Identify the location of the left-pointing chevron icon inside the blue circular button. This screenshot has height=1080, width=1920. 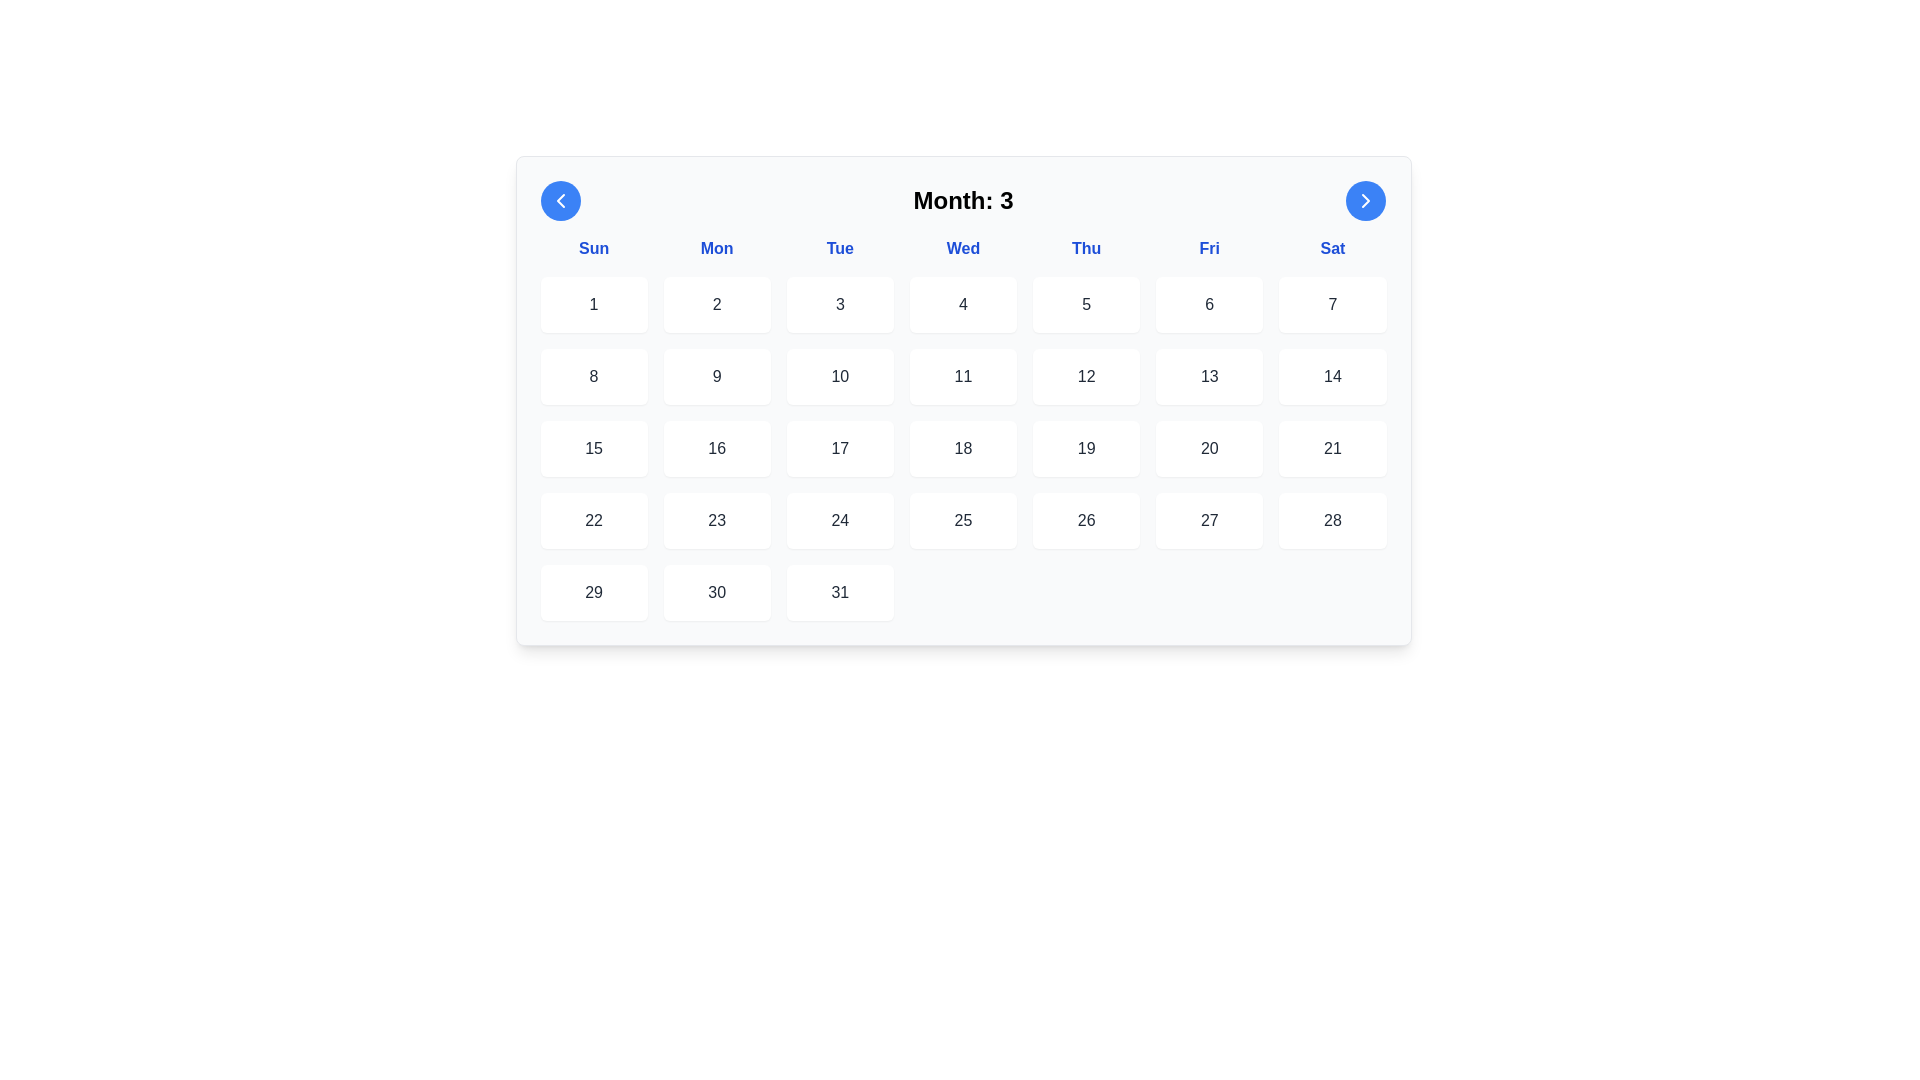
(560, 200).